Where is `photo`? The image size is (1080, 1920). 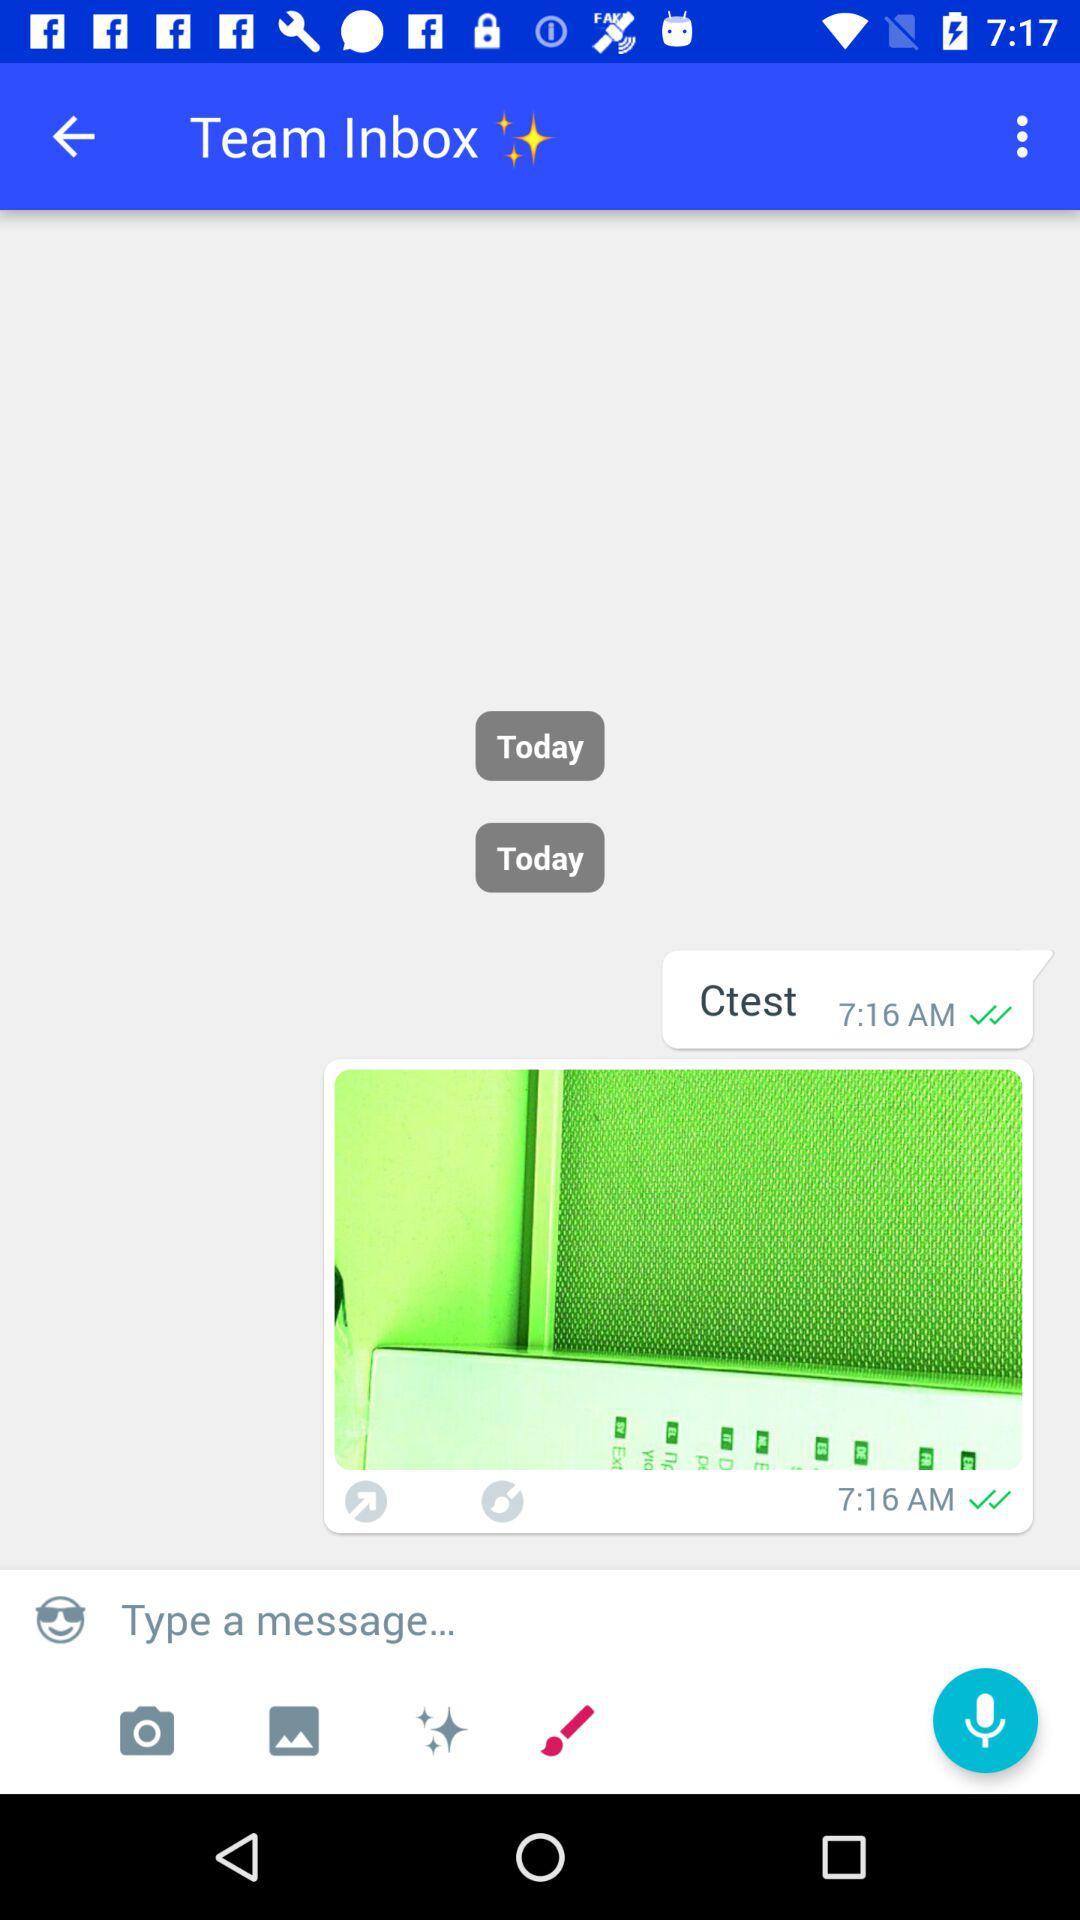
photo is located at coordinates (145, 1730).